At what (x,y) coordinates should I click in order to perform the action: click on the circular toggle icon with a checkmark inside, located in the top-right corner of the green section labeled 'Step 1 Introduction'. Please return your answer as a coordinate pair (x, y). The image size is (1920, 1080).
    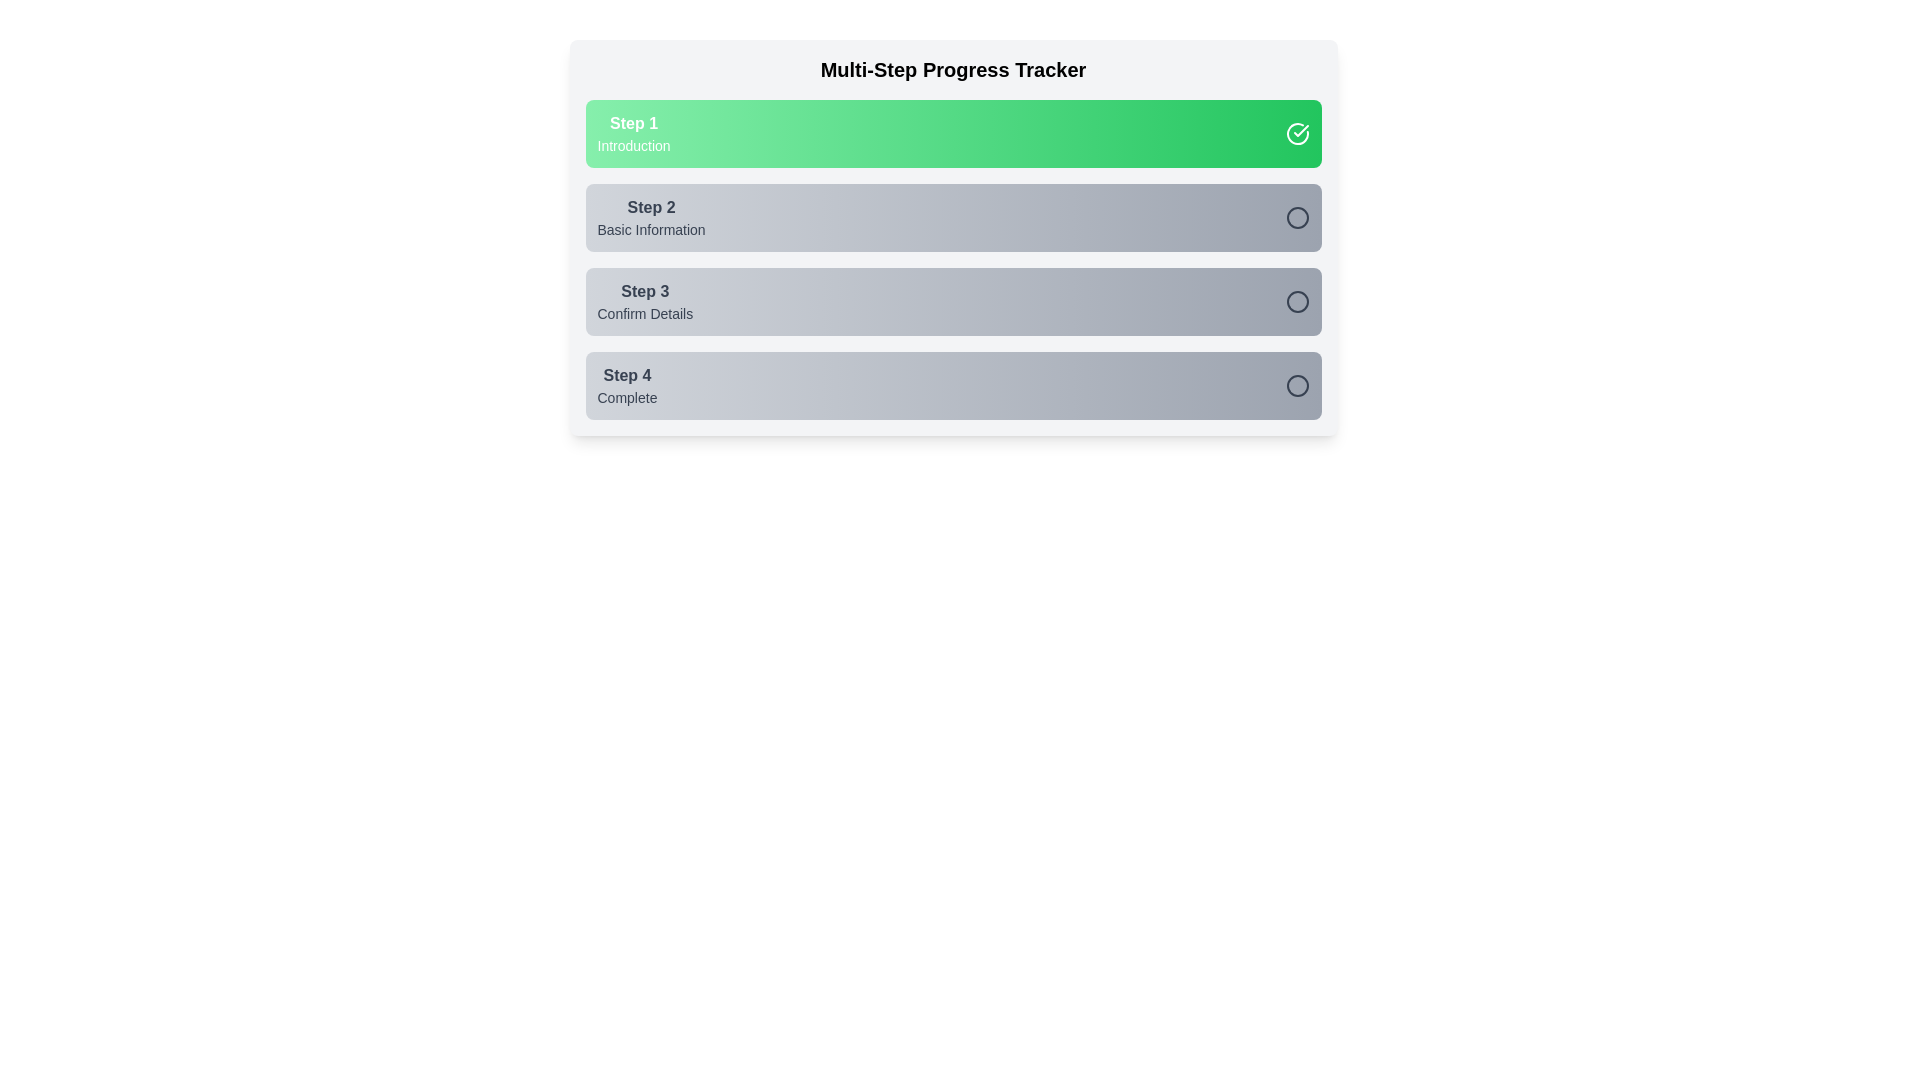
    Looking at the image, I should click on (1297, 134).